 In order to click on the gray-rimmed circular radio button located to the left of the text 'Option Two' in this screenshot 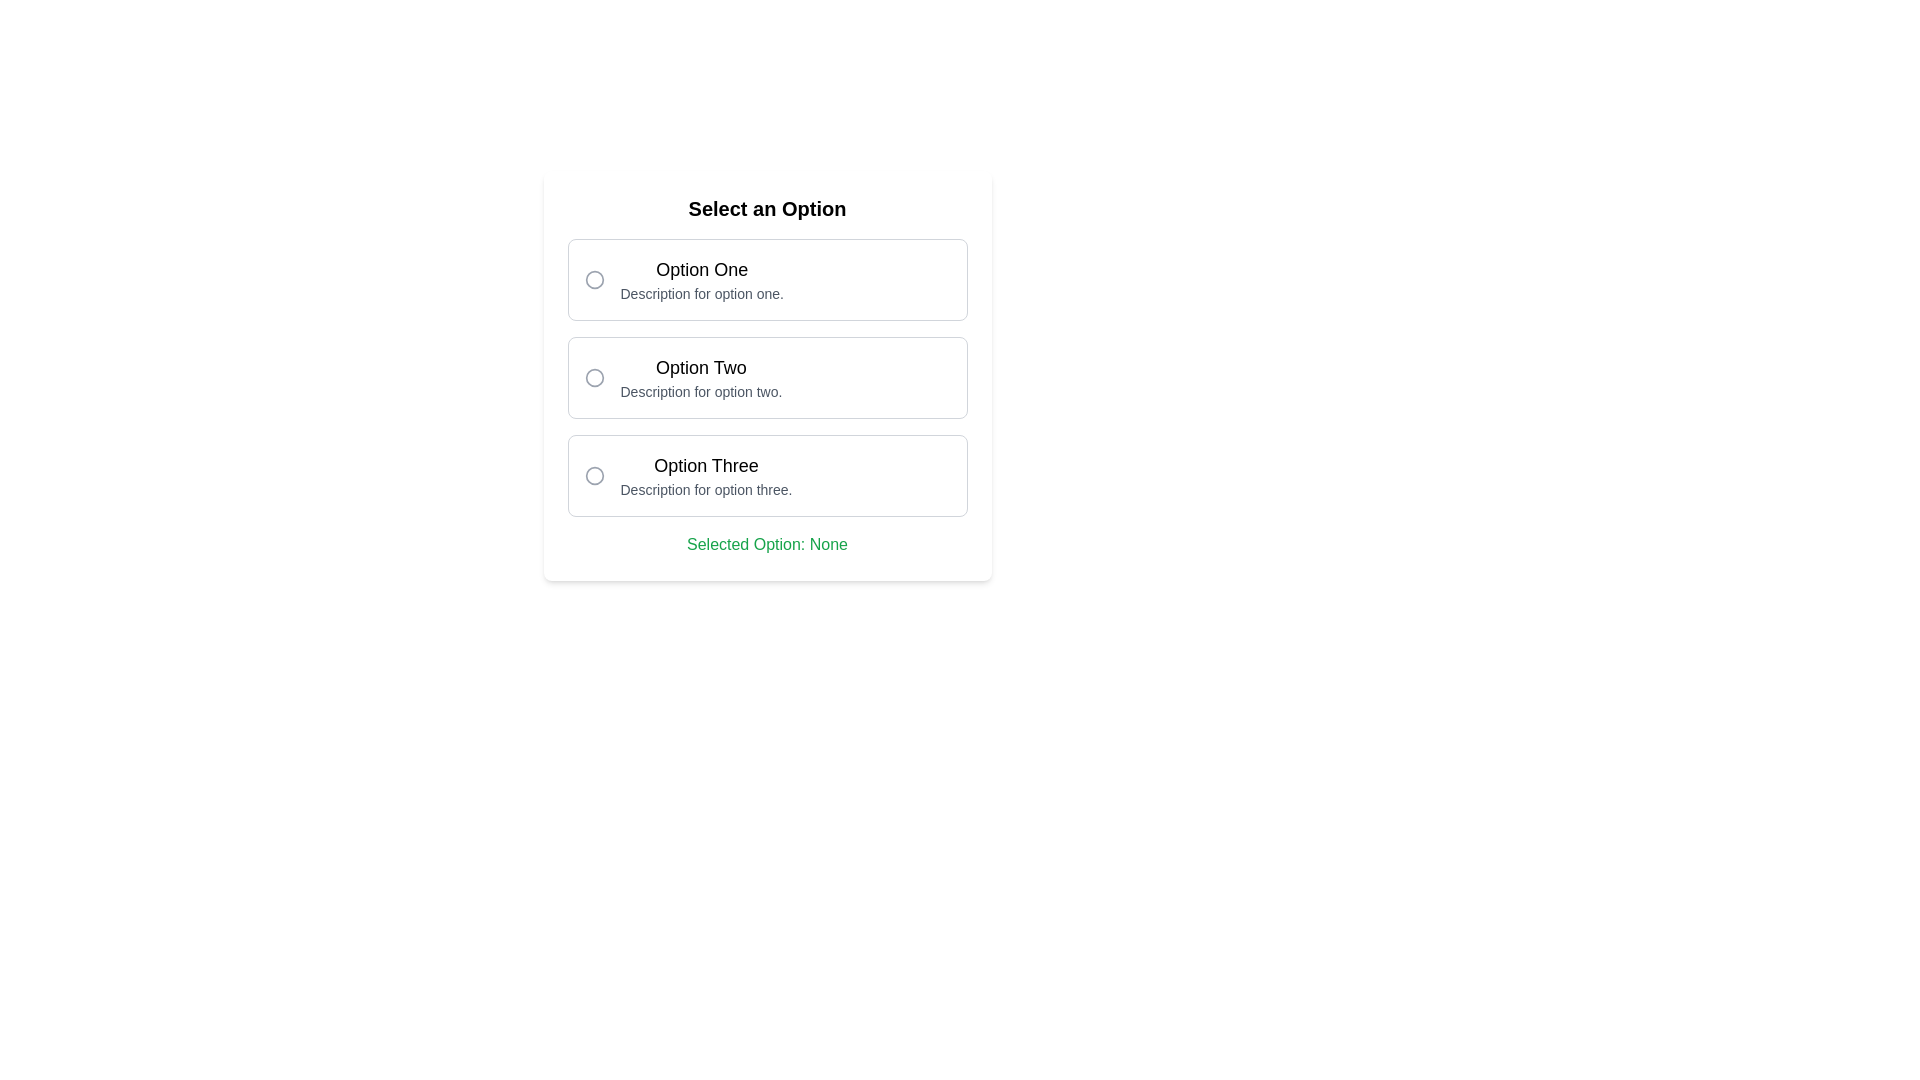, I will do `click(593, 378)`.